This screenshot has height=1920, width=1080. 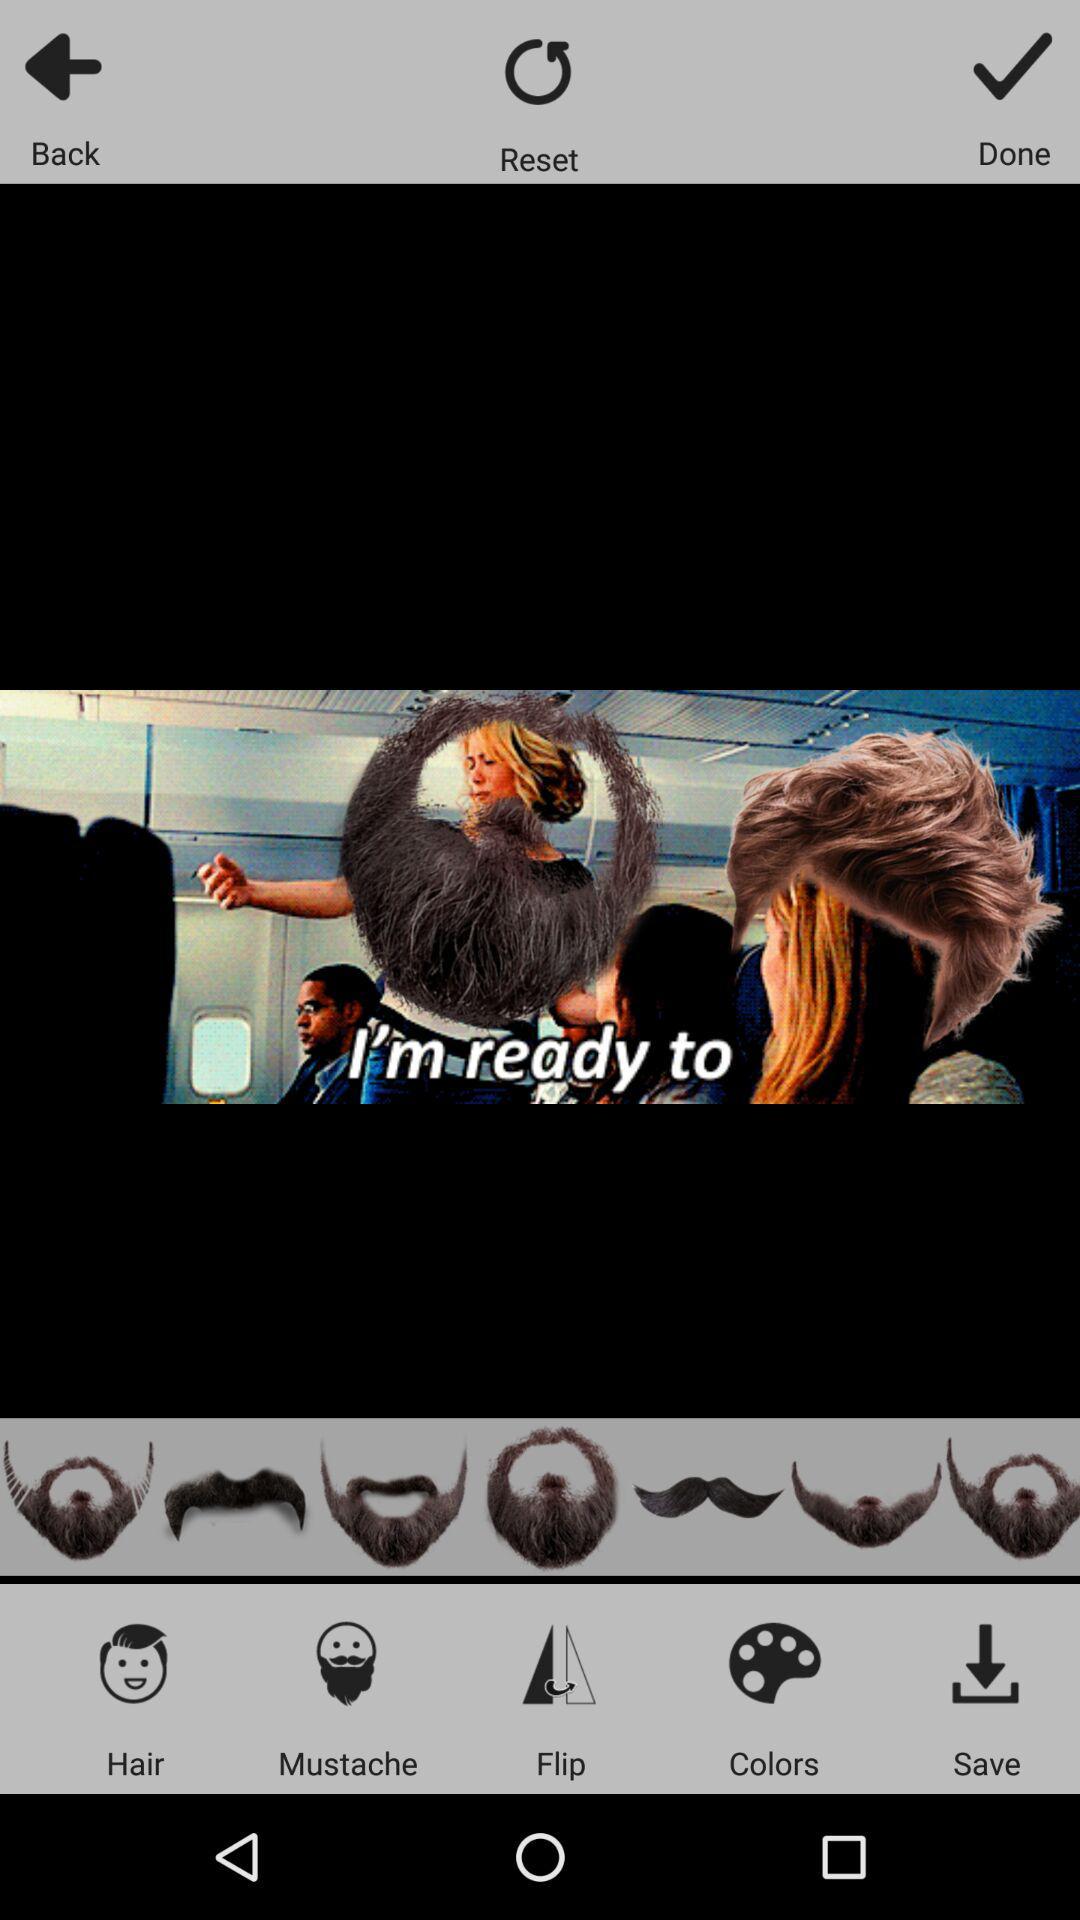 I want to click on the file_download icon, so click(x=986, y=1662).